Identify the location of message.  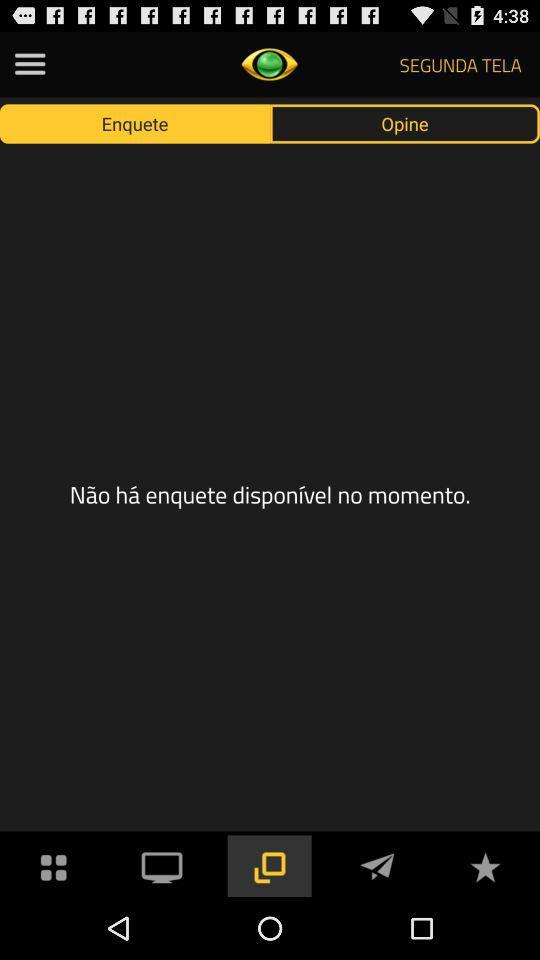
(377, 864).